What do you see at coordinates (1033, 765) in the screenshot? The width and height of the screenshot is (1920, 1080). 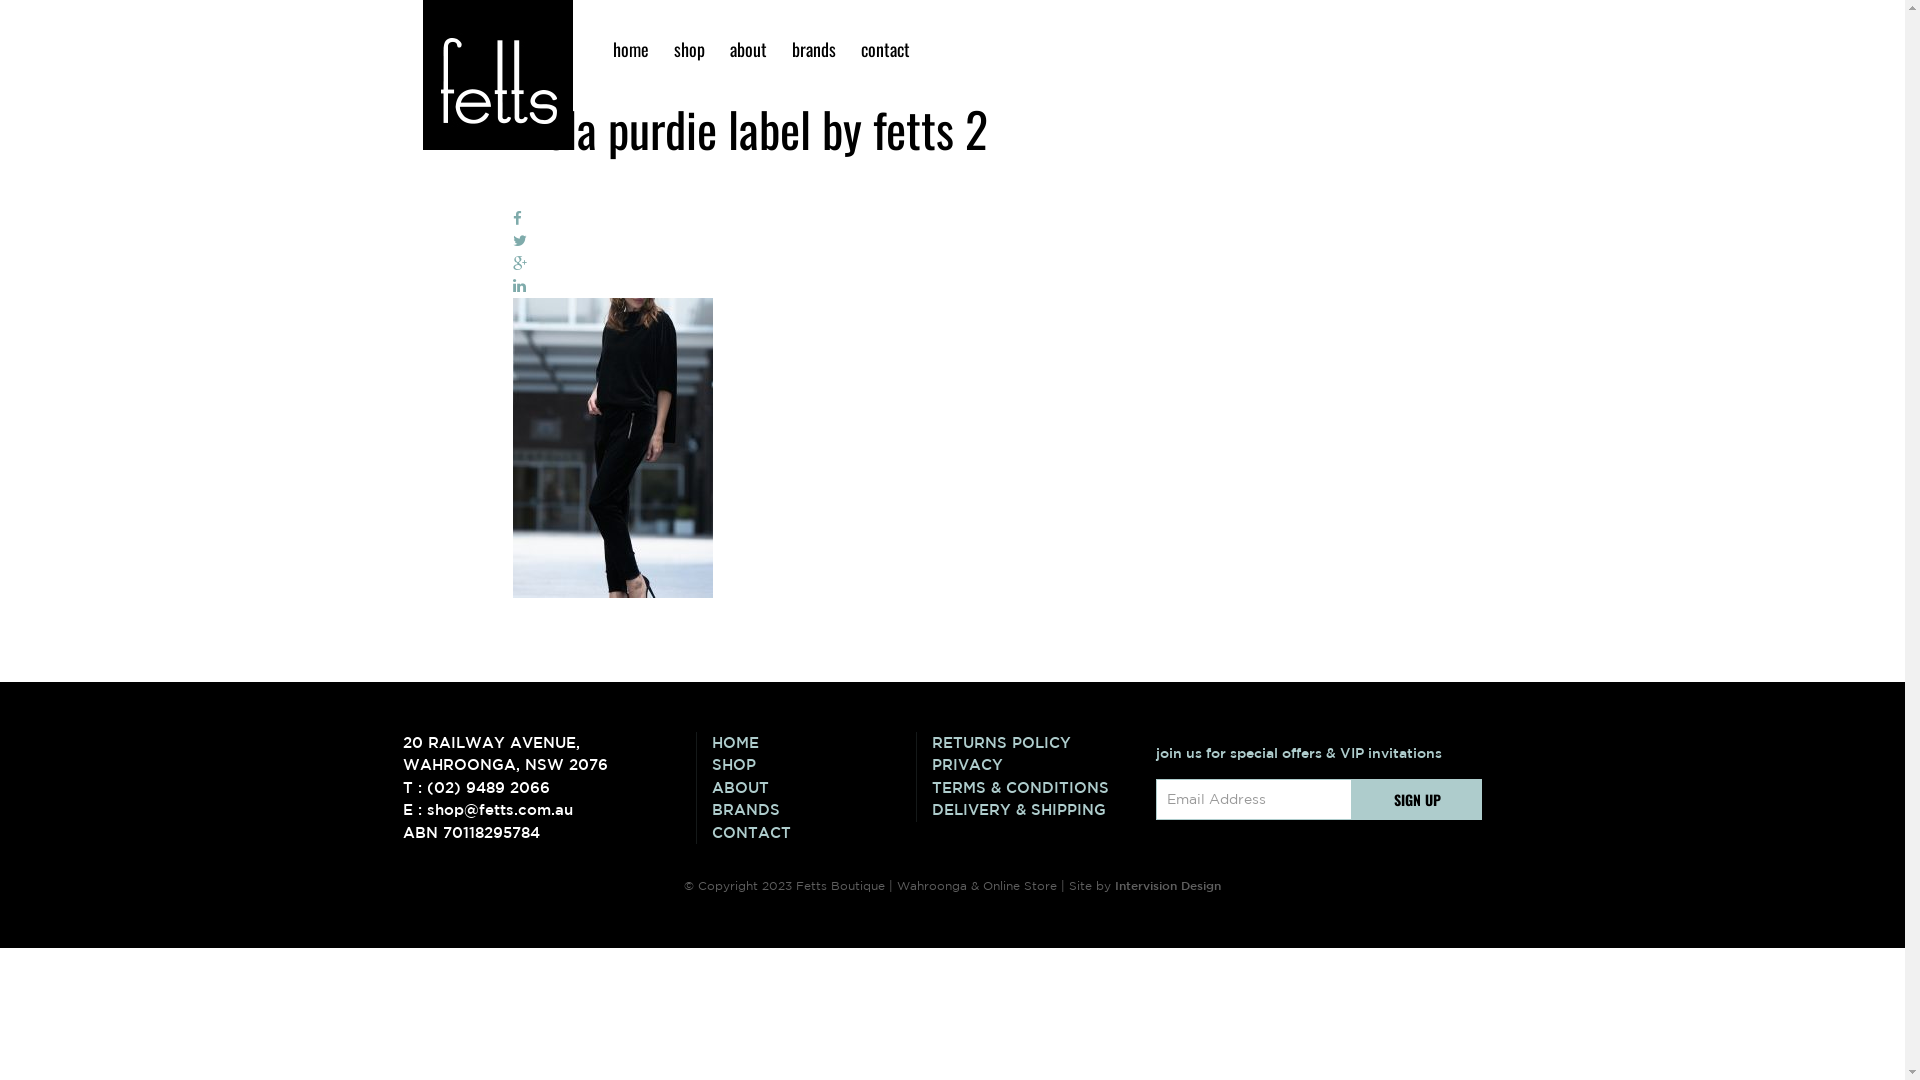 I see `'PRIVACY'` at bounding box center [1033, 765].